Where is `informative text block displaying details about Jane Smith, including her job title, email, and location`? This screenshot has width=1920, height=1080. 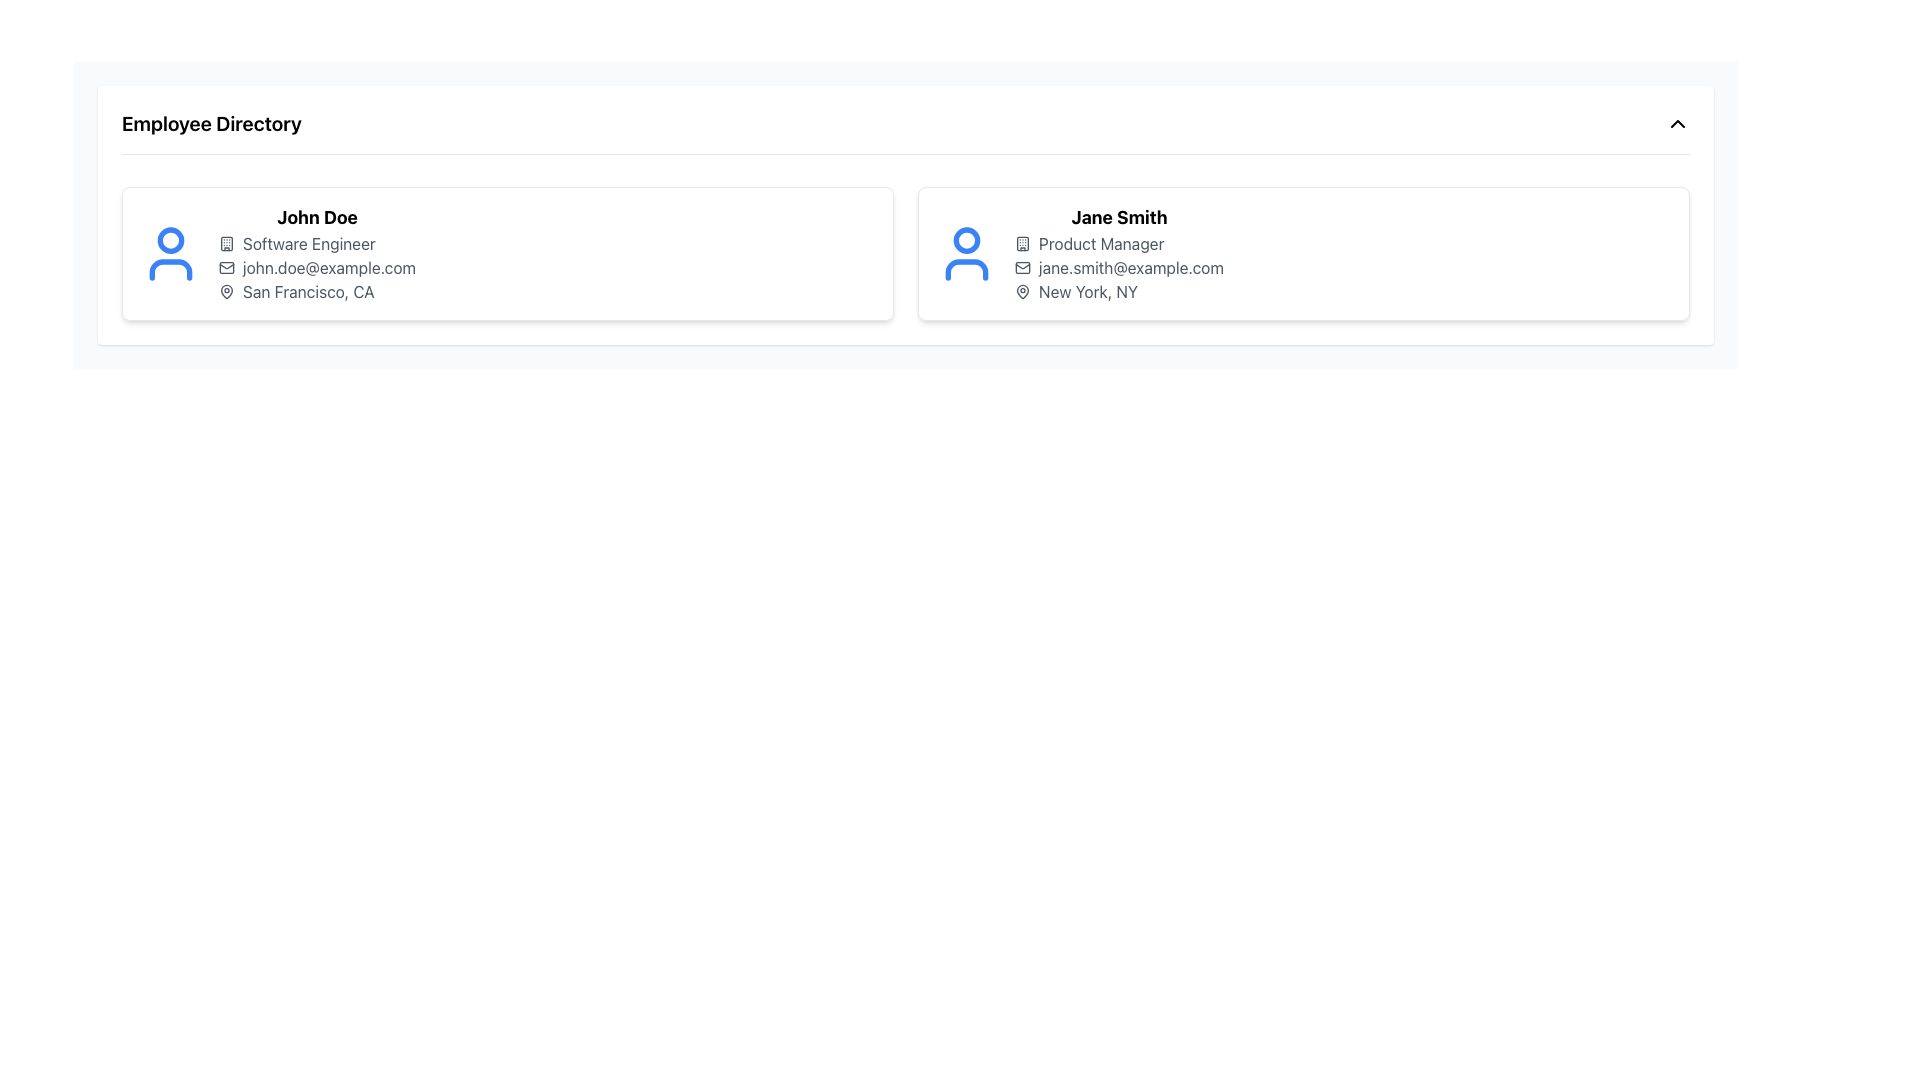
informative text block displaying details about Jane Smith, including her job title, email, and location is located at coordinates (1118, 253).